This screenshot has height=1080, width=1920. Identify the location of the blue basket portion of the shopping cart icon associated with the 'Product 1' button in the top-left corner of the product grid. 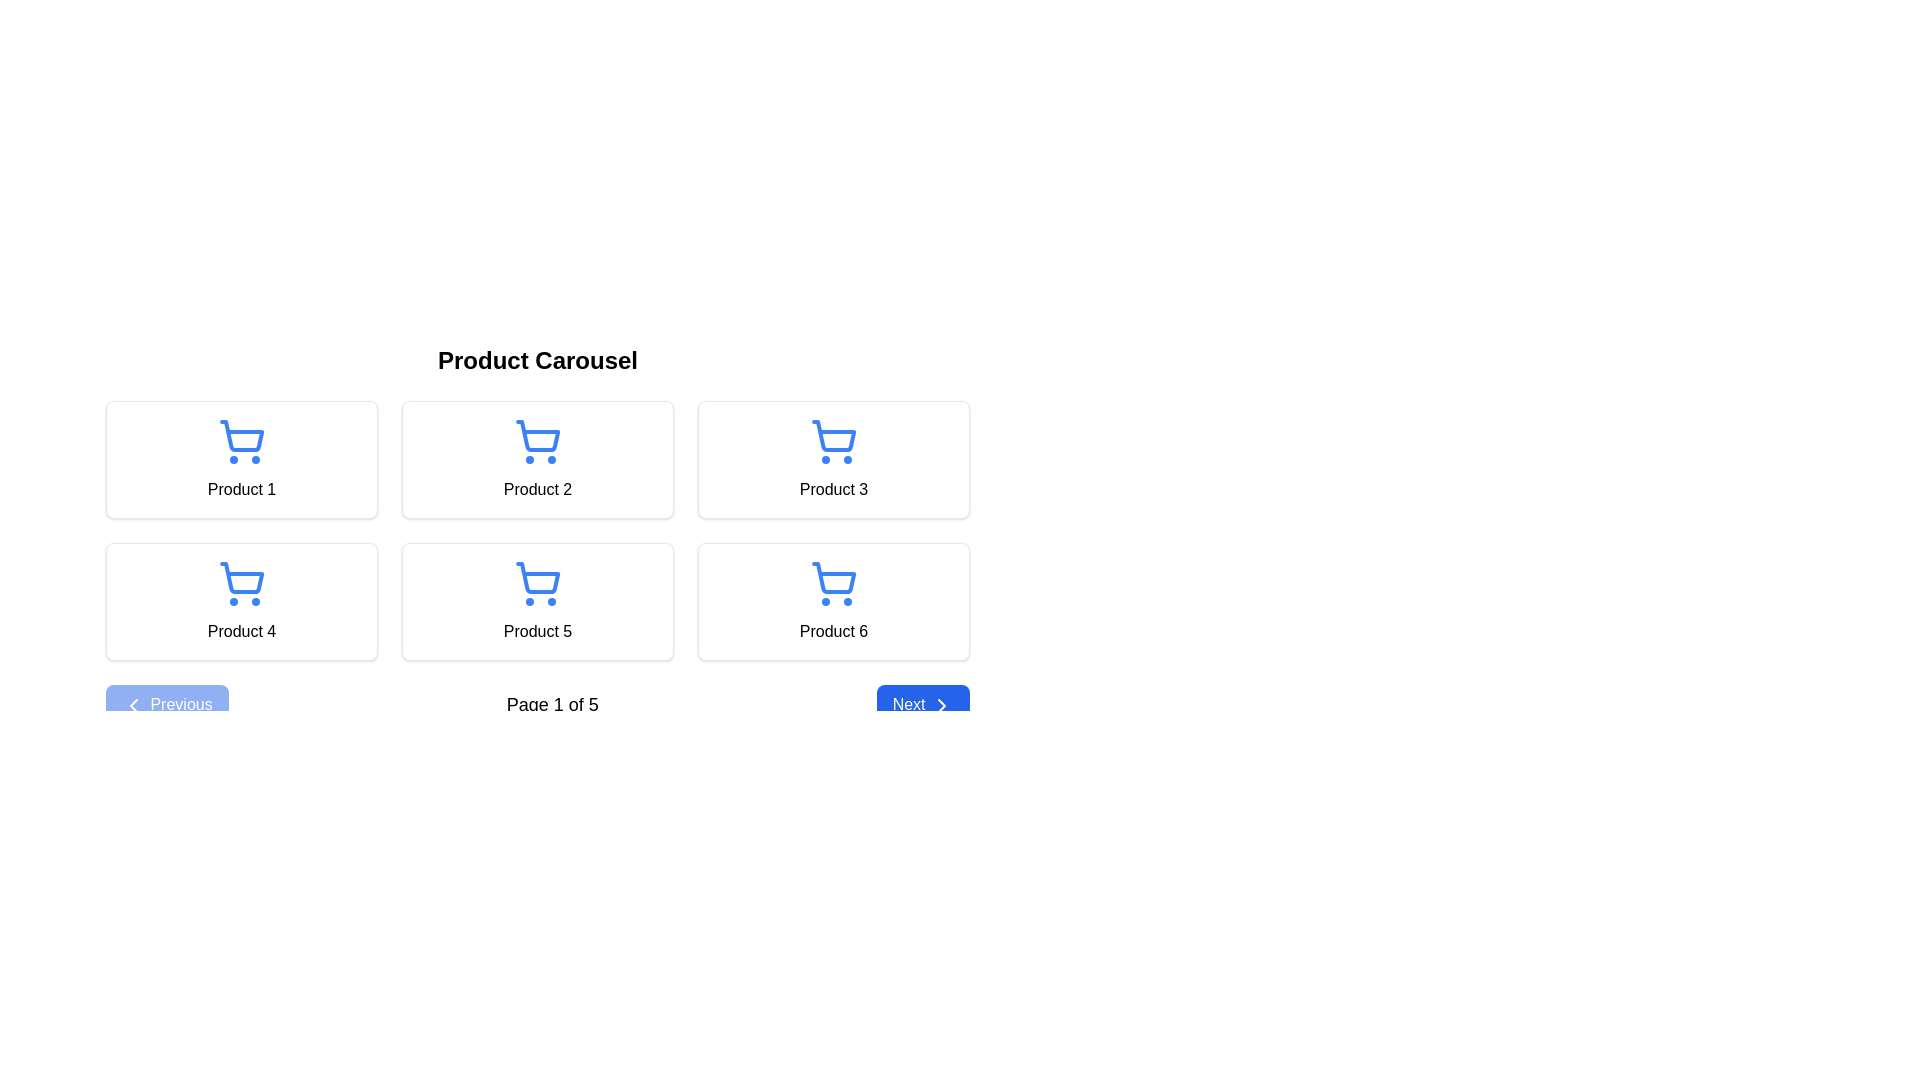
(241, 435).